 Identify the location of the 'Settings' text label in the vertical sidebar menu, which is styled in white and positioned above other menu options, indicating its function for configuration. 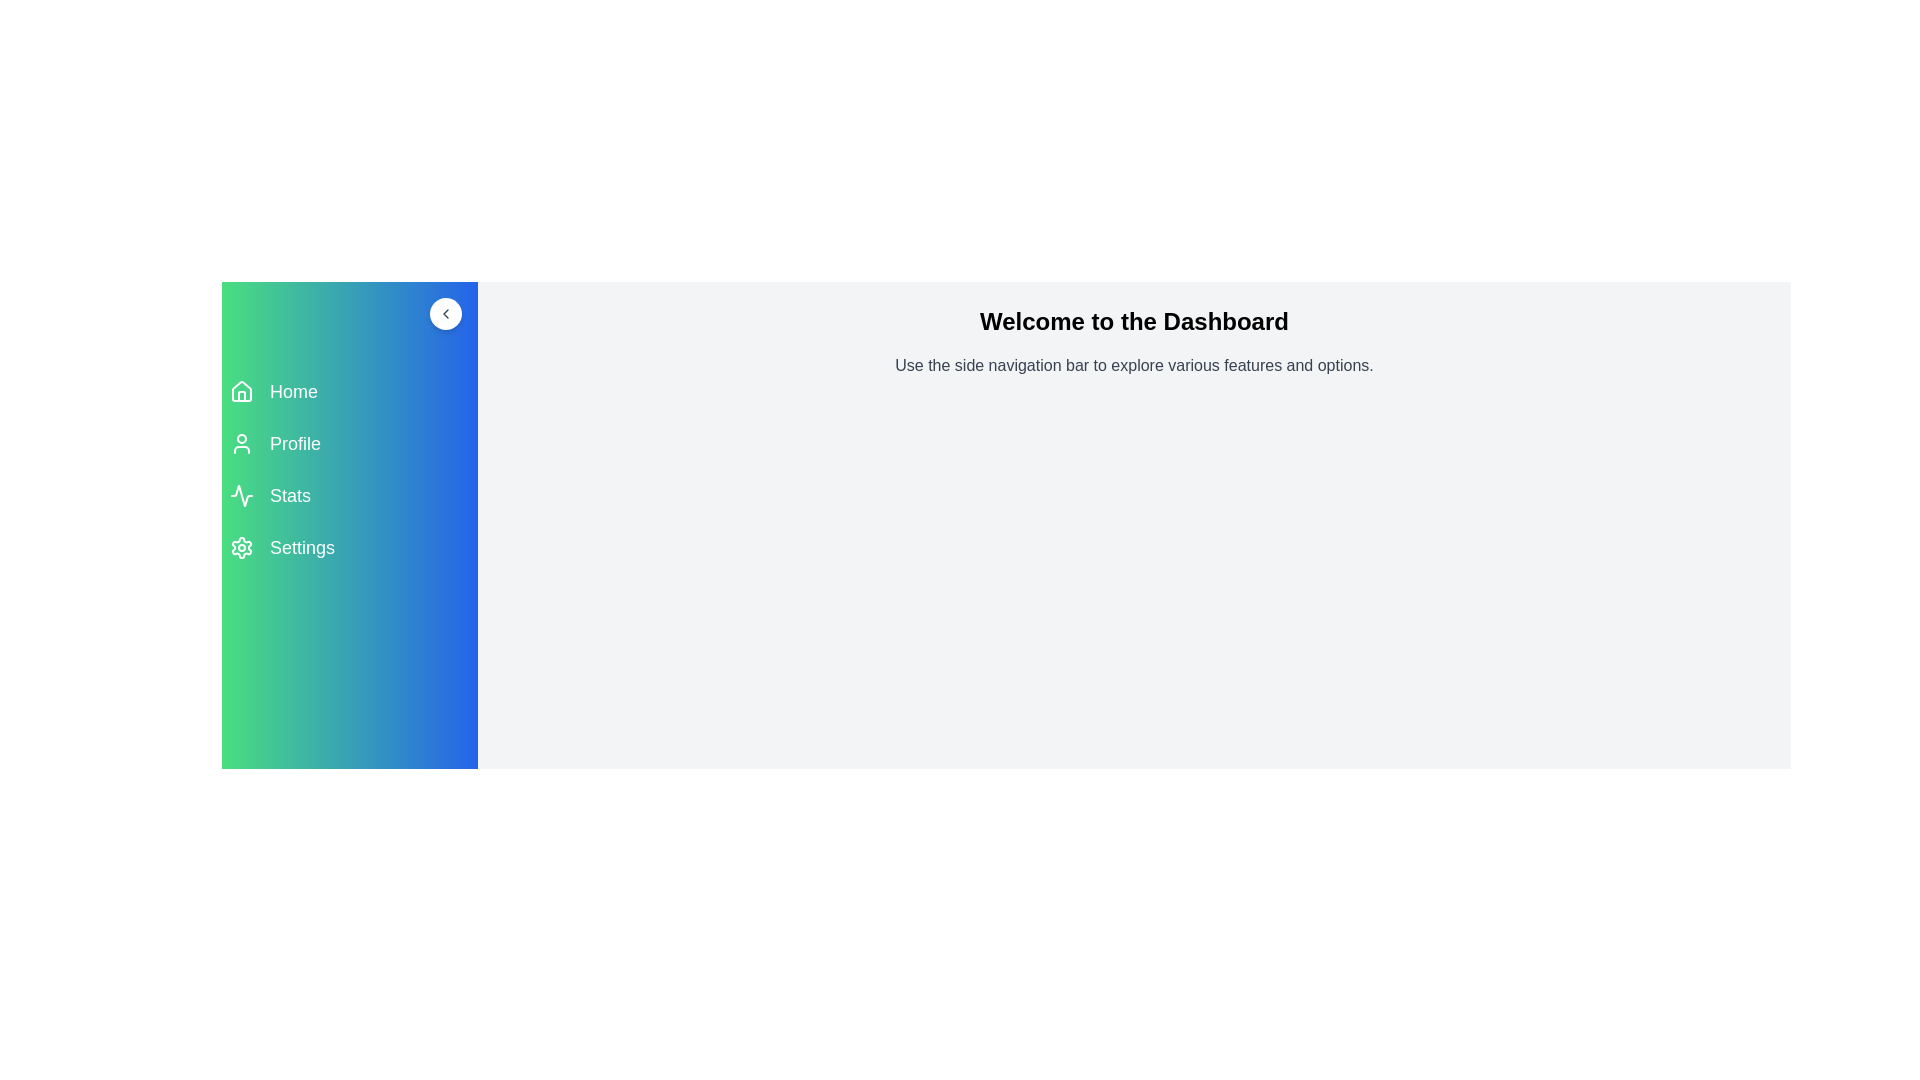
(301, 547).